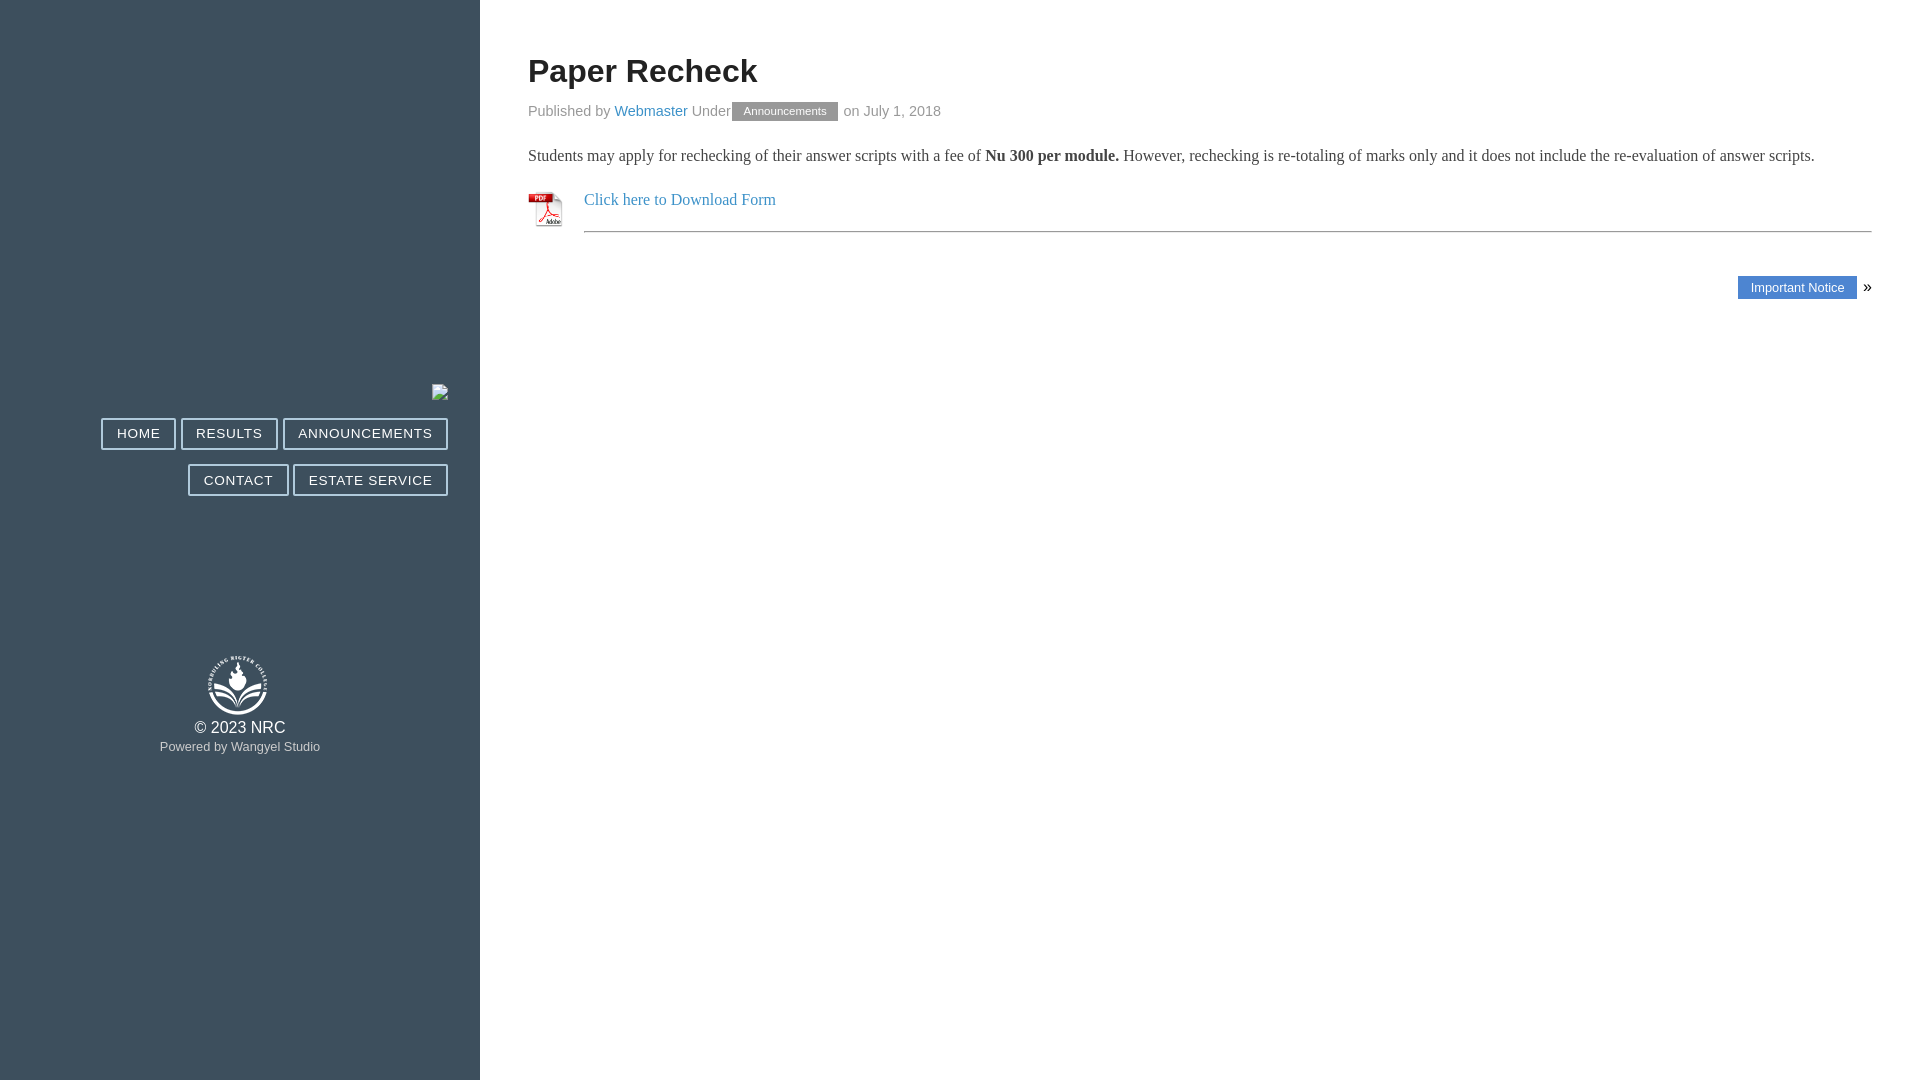 This screenshot has width=1920, height=1080. What do you see at coordinates (282, 433) in the screenshot?
I see `'ANNOUNCEMENTS'` at bounding box center [282, 433].